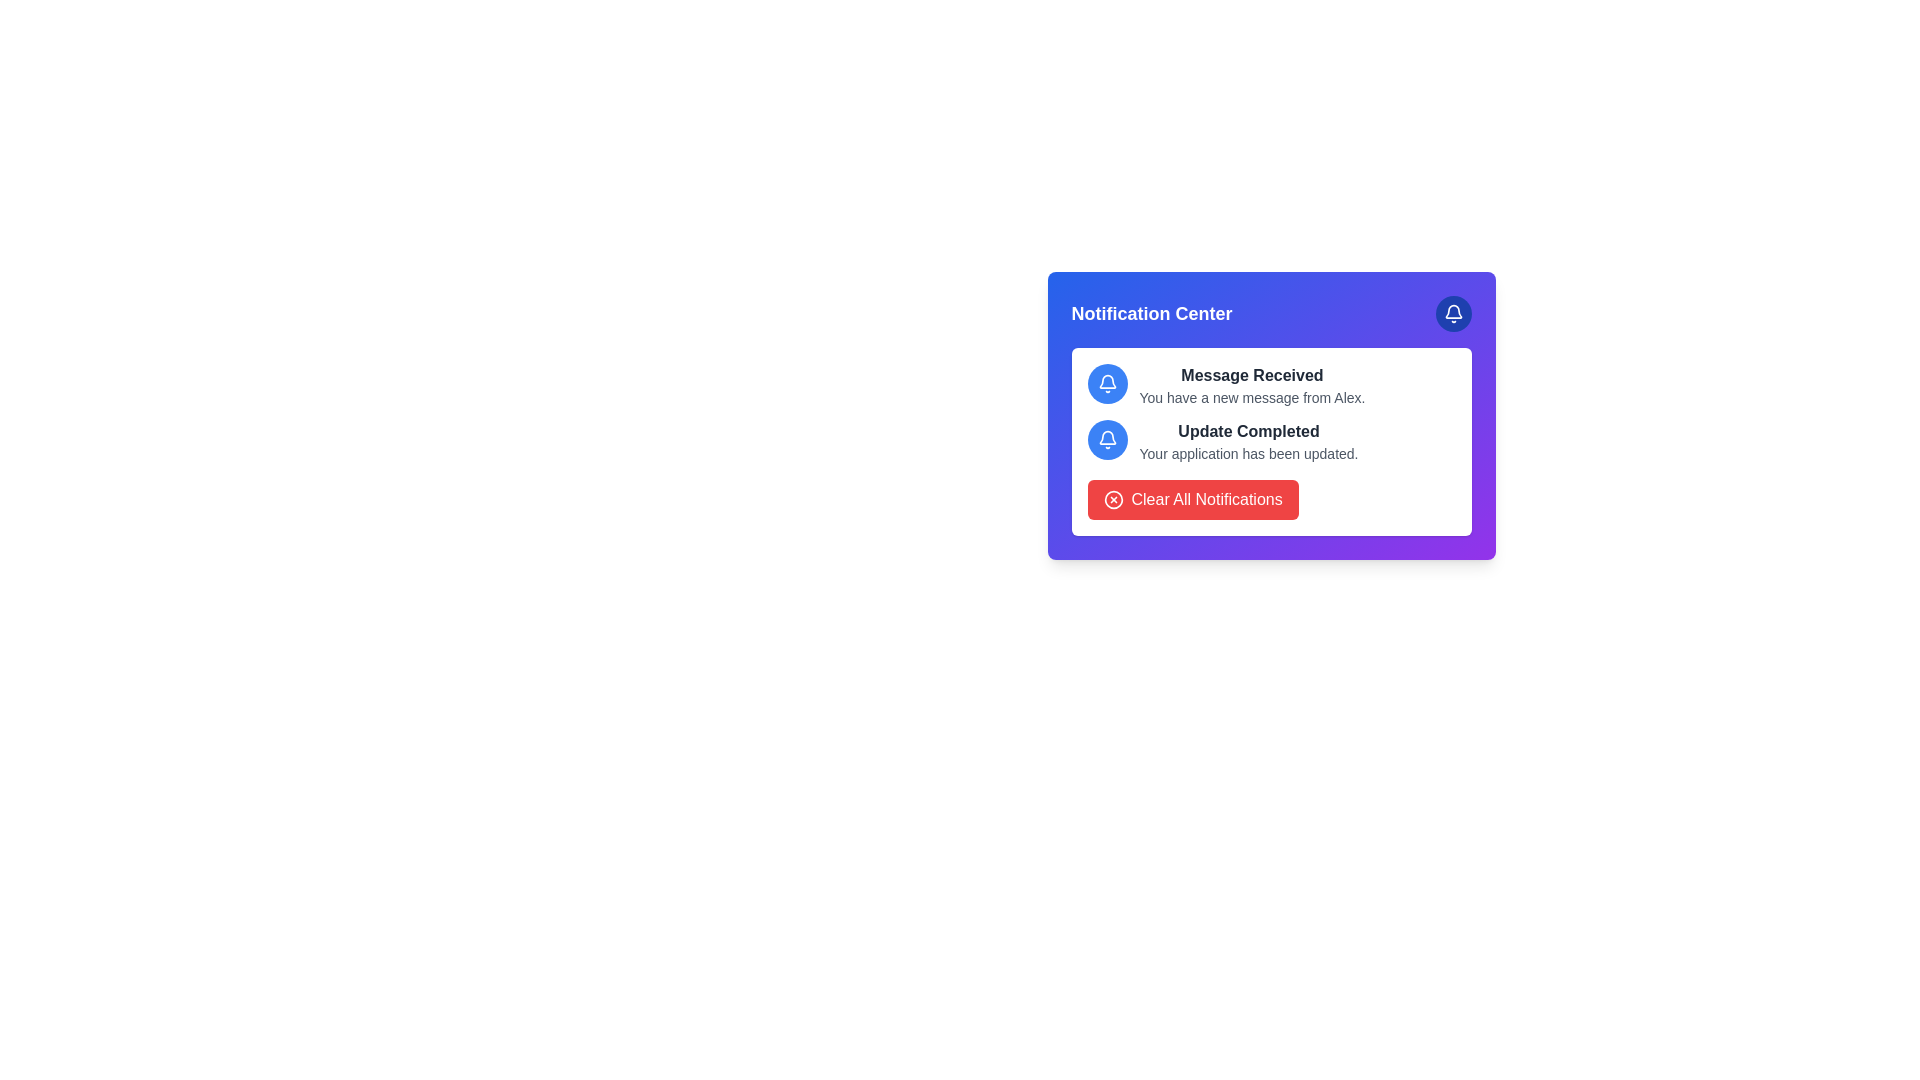 This screenshot has width=1920, height=1080. Describe the element at coordinates (1106, 438) in the screenshot. I see `the notification indicator element associated with the 'Update Completed' notification, positioned in the second row of the notifications list in the notification center panel` at that location.